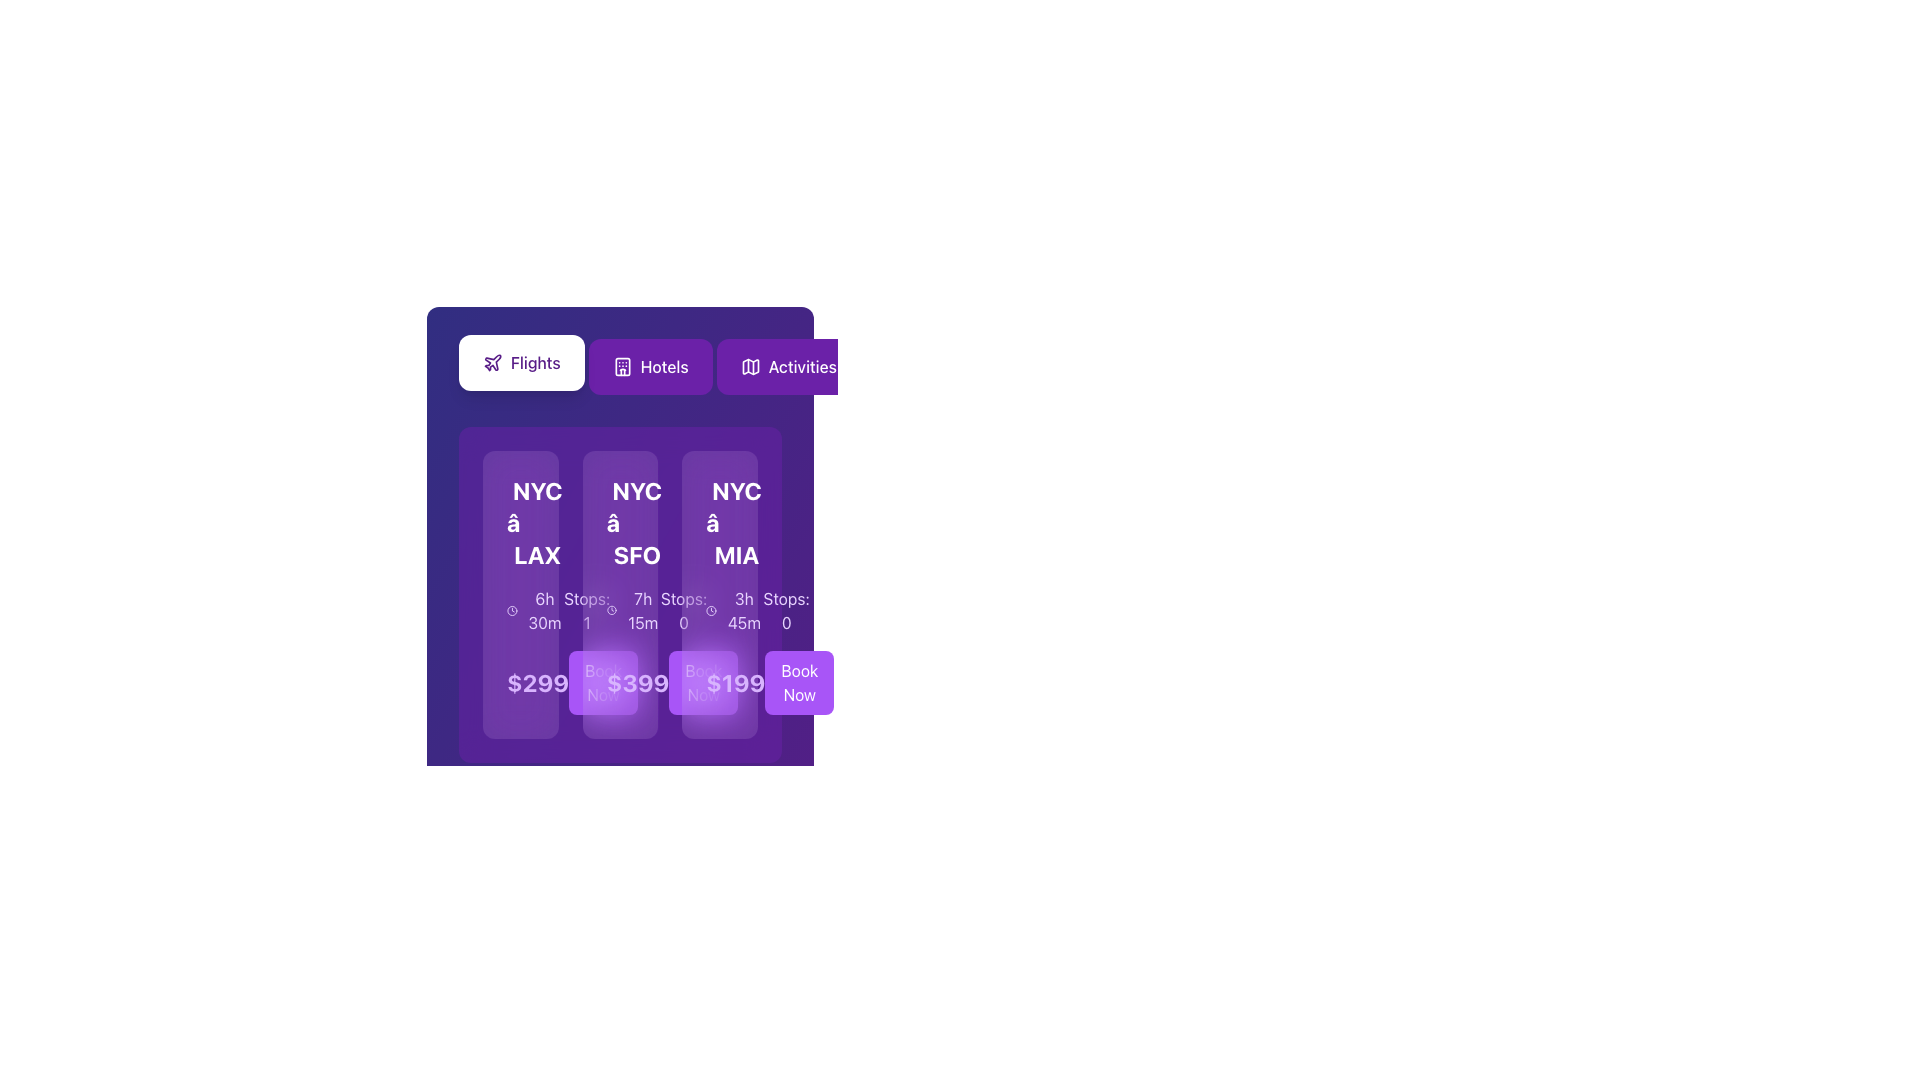  I want to click on text displaying the flight duration located under the 'NYC à SFO' column, next to the 'Stops' label and above the 'Book Now' button, so click(632, 609).